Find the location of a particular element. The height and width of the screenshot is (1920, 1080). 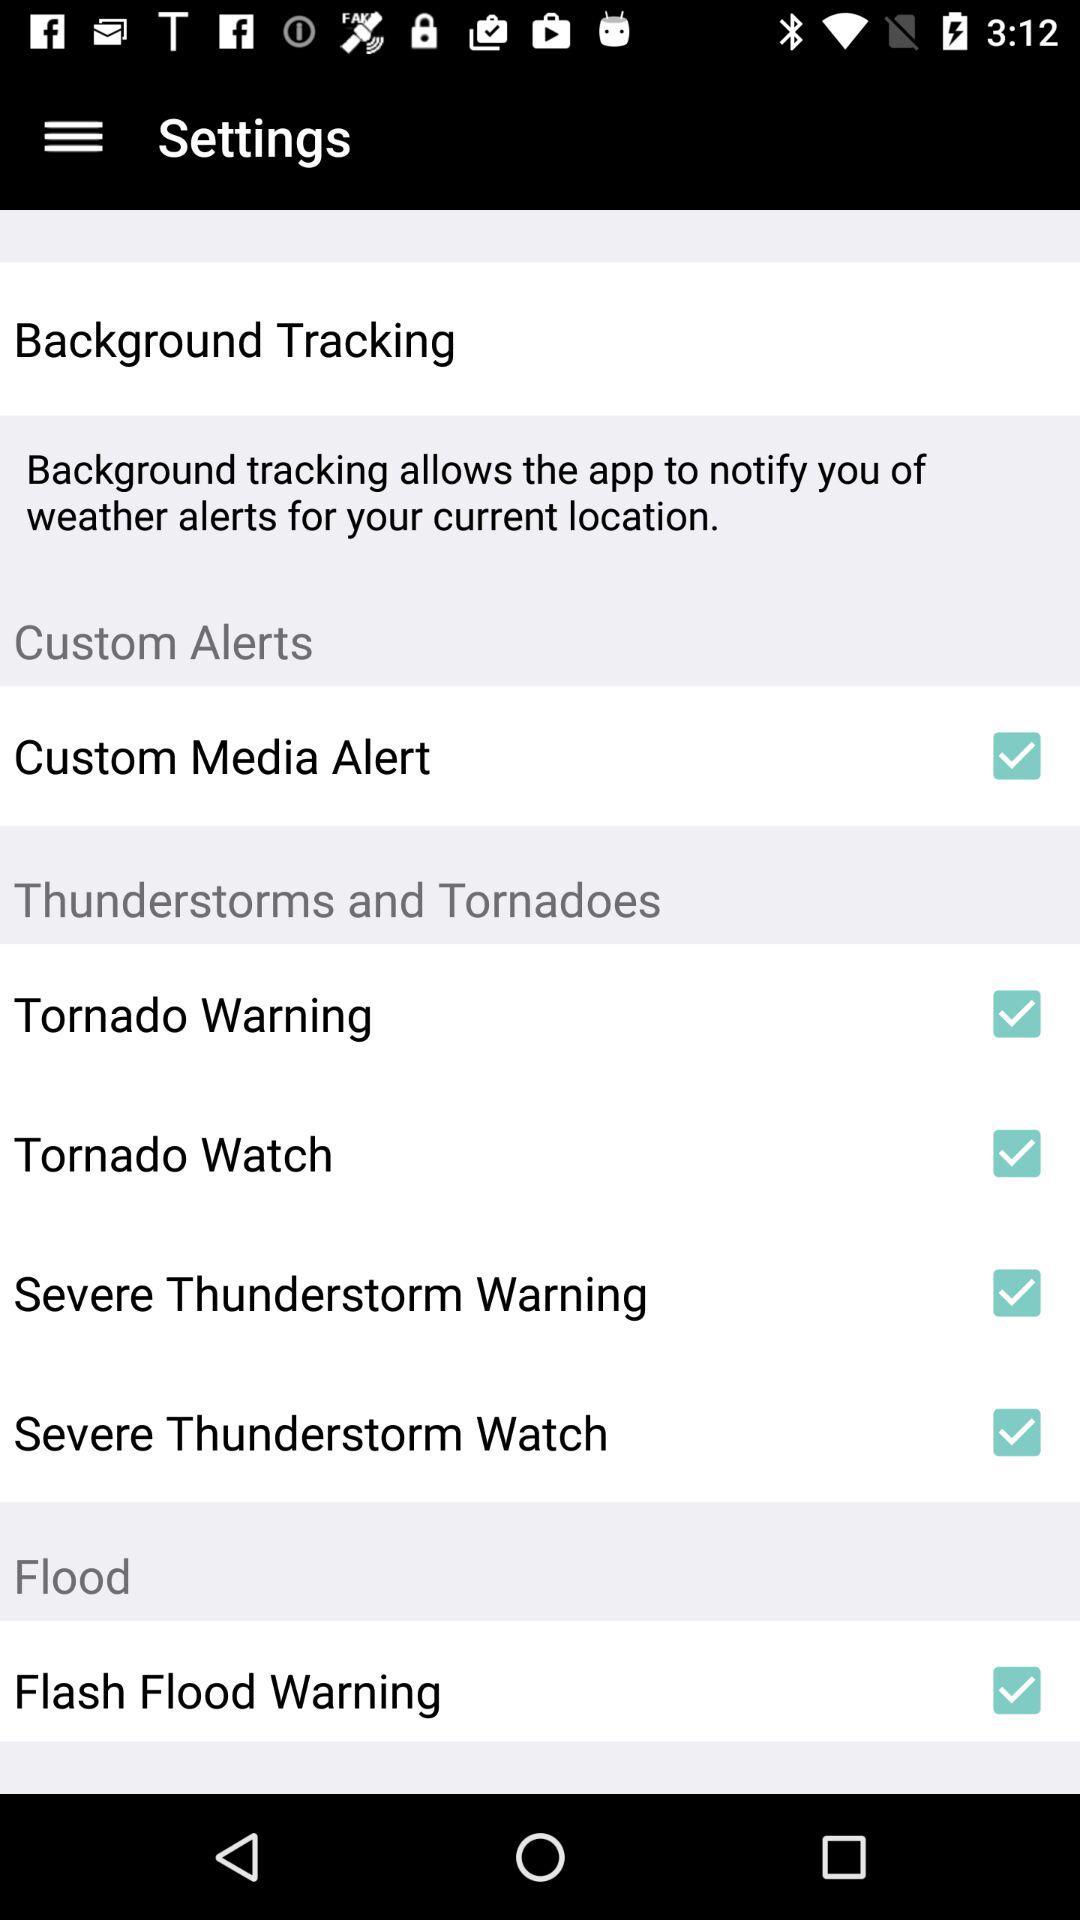

options is located at coordinates (72, 135).